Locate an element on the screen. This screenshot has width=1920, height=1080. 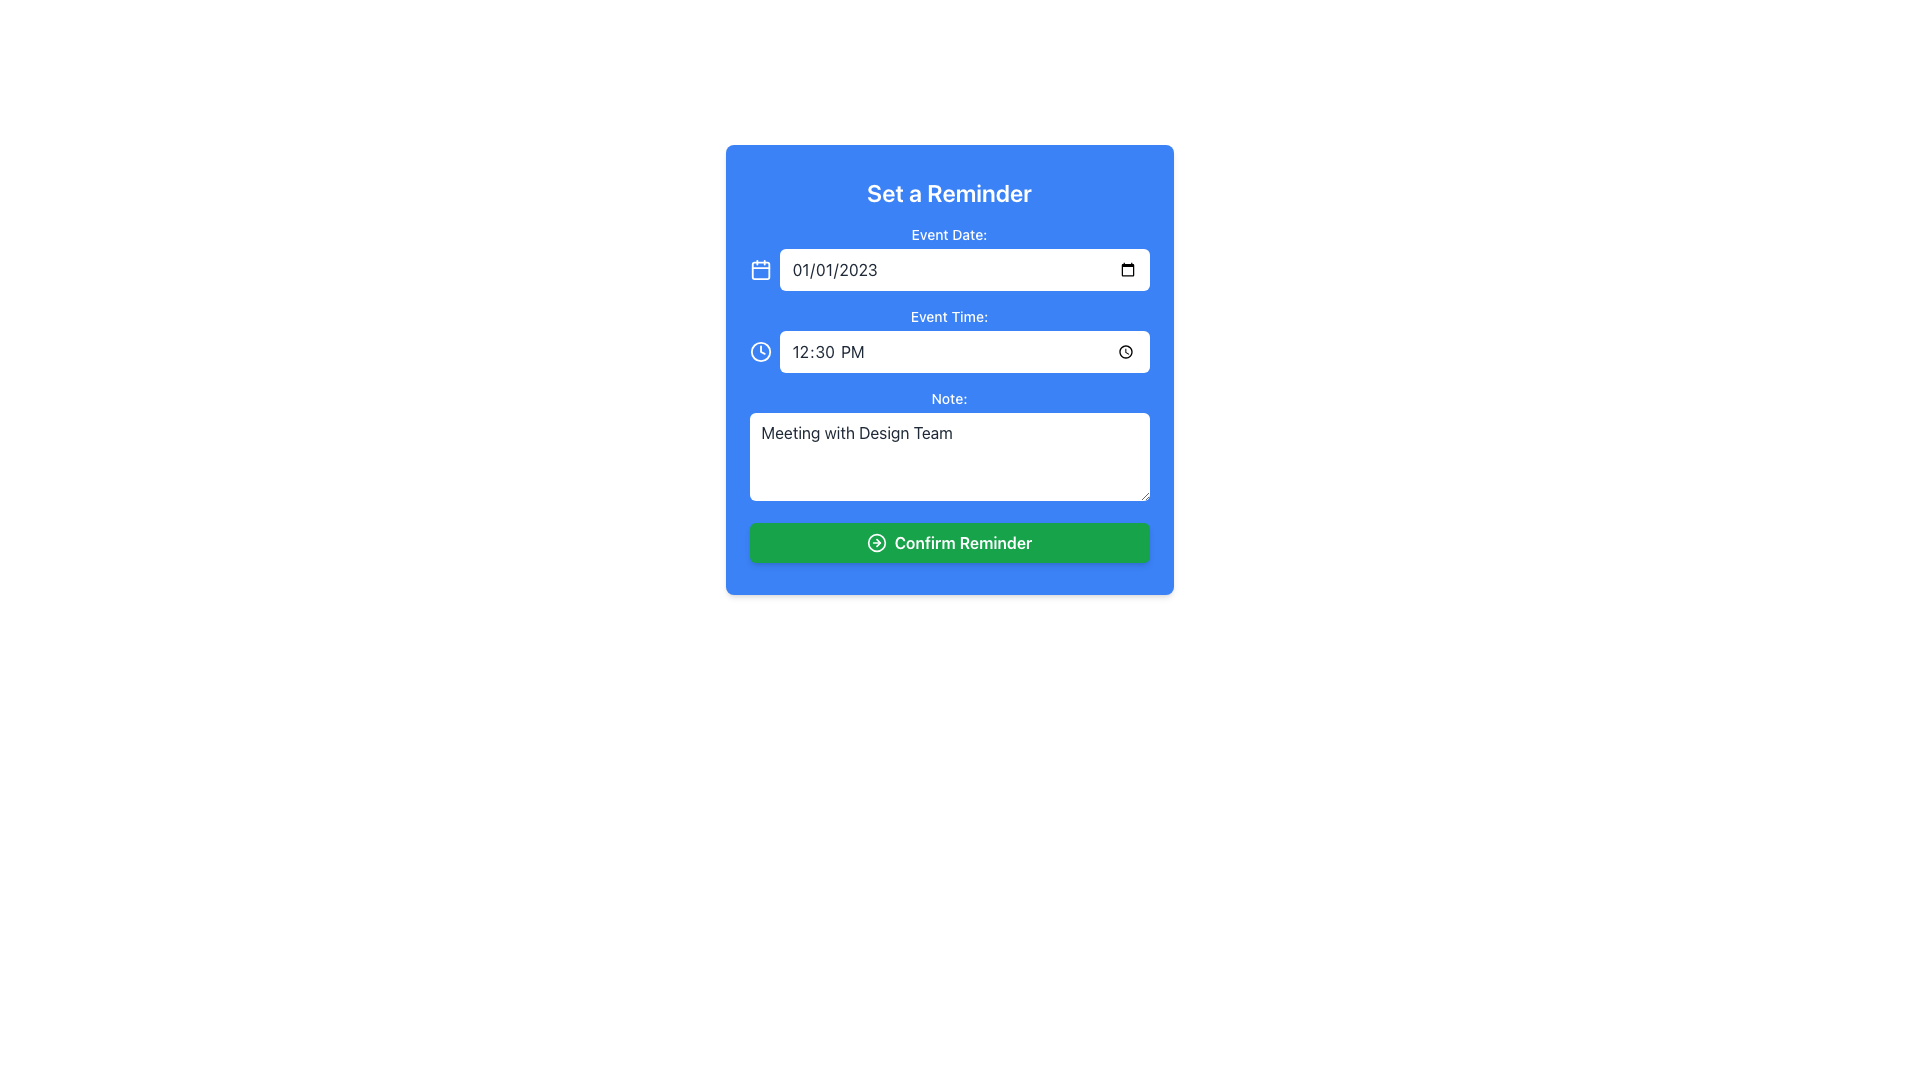
the clock icon located immediately to the left of the '12:30 PM' time text input field, which indicates the usage of the time input is located at coordinates (759, 350).